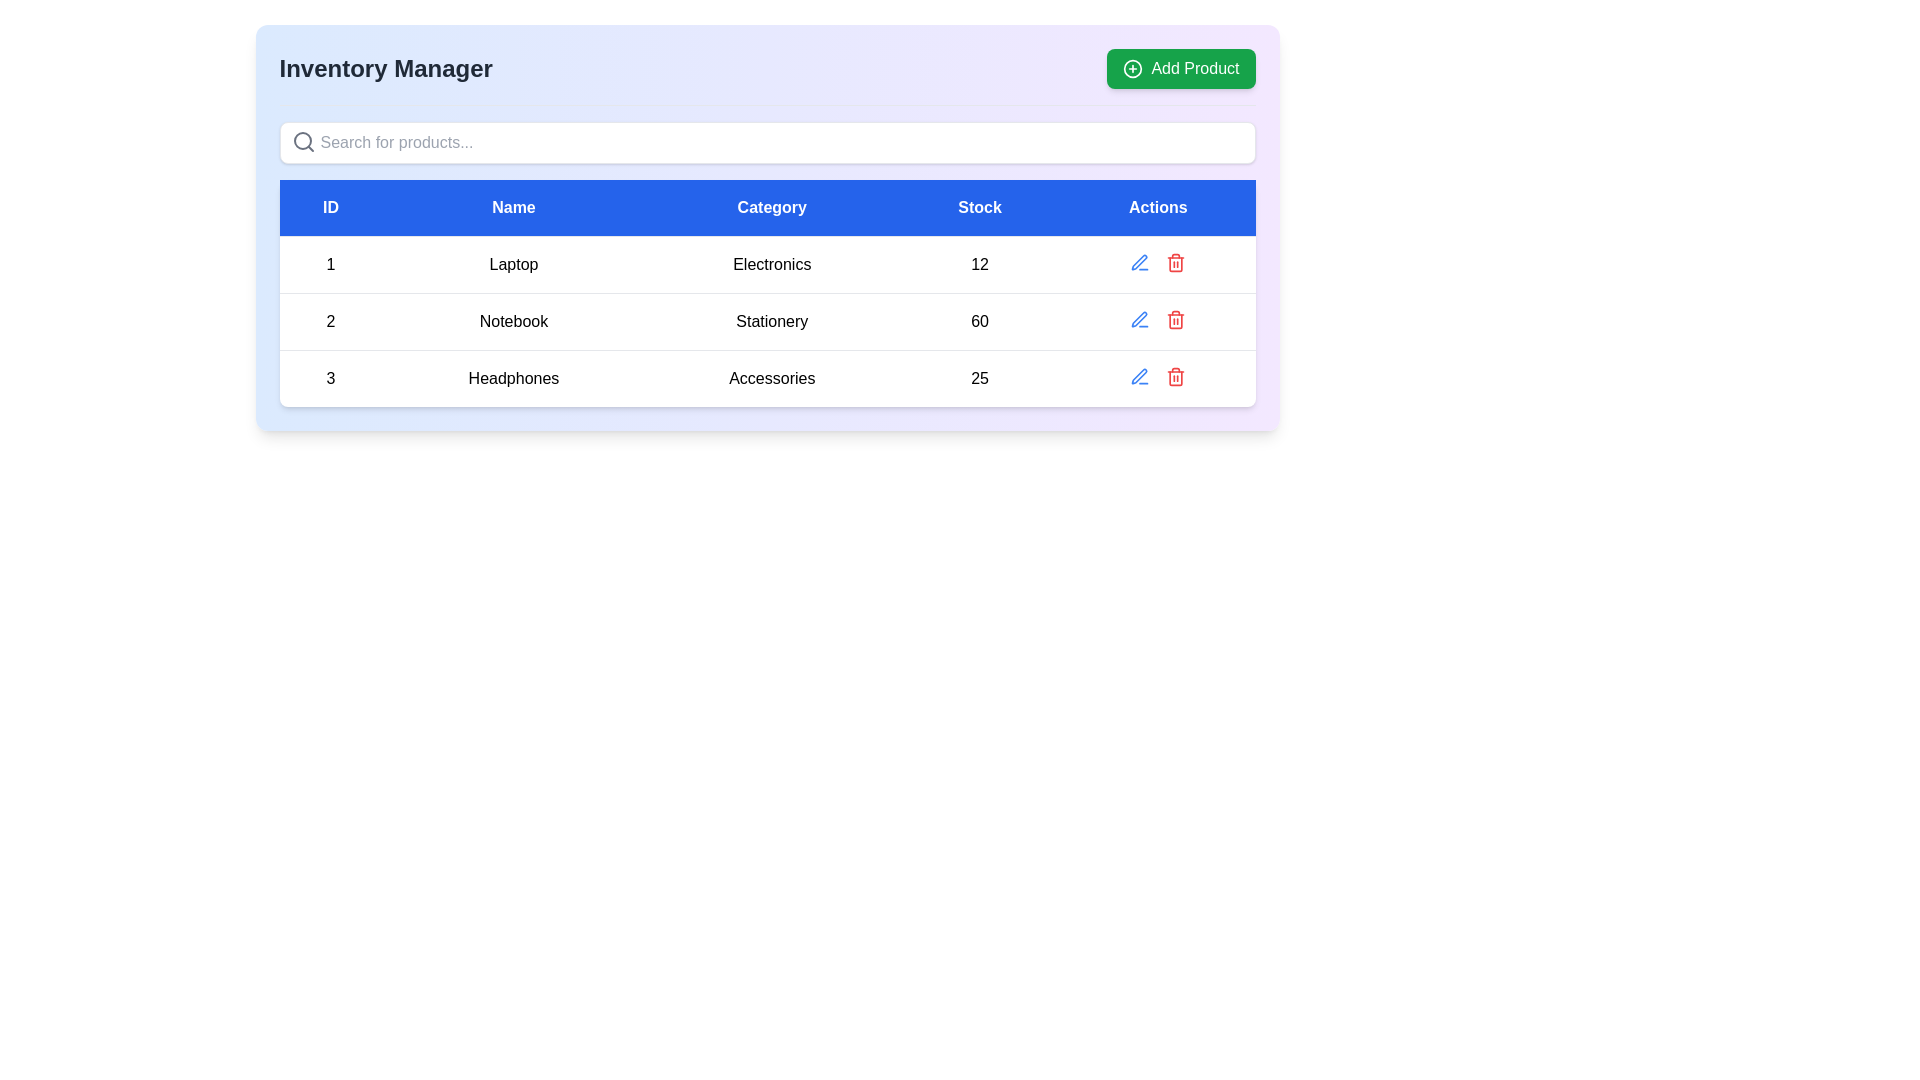 This screenshot has width=1920, height=1080. Describe the element at coordinates (979, 264) in the screenshot. I see `the Text display element that shows the current stock count for the item in the inventory list, located in the 'Stock' column of the first row, between 'Category' (Electronics) and 'Actions'` at that location.